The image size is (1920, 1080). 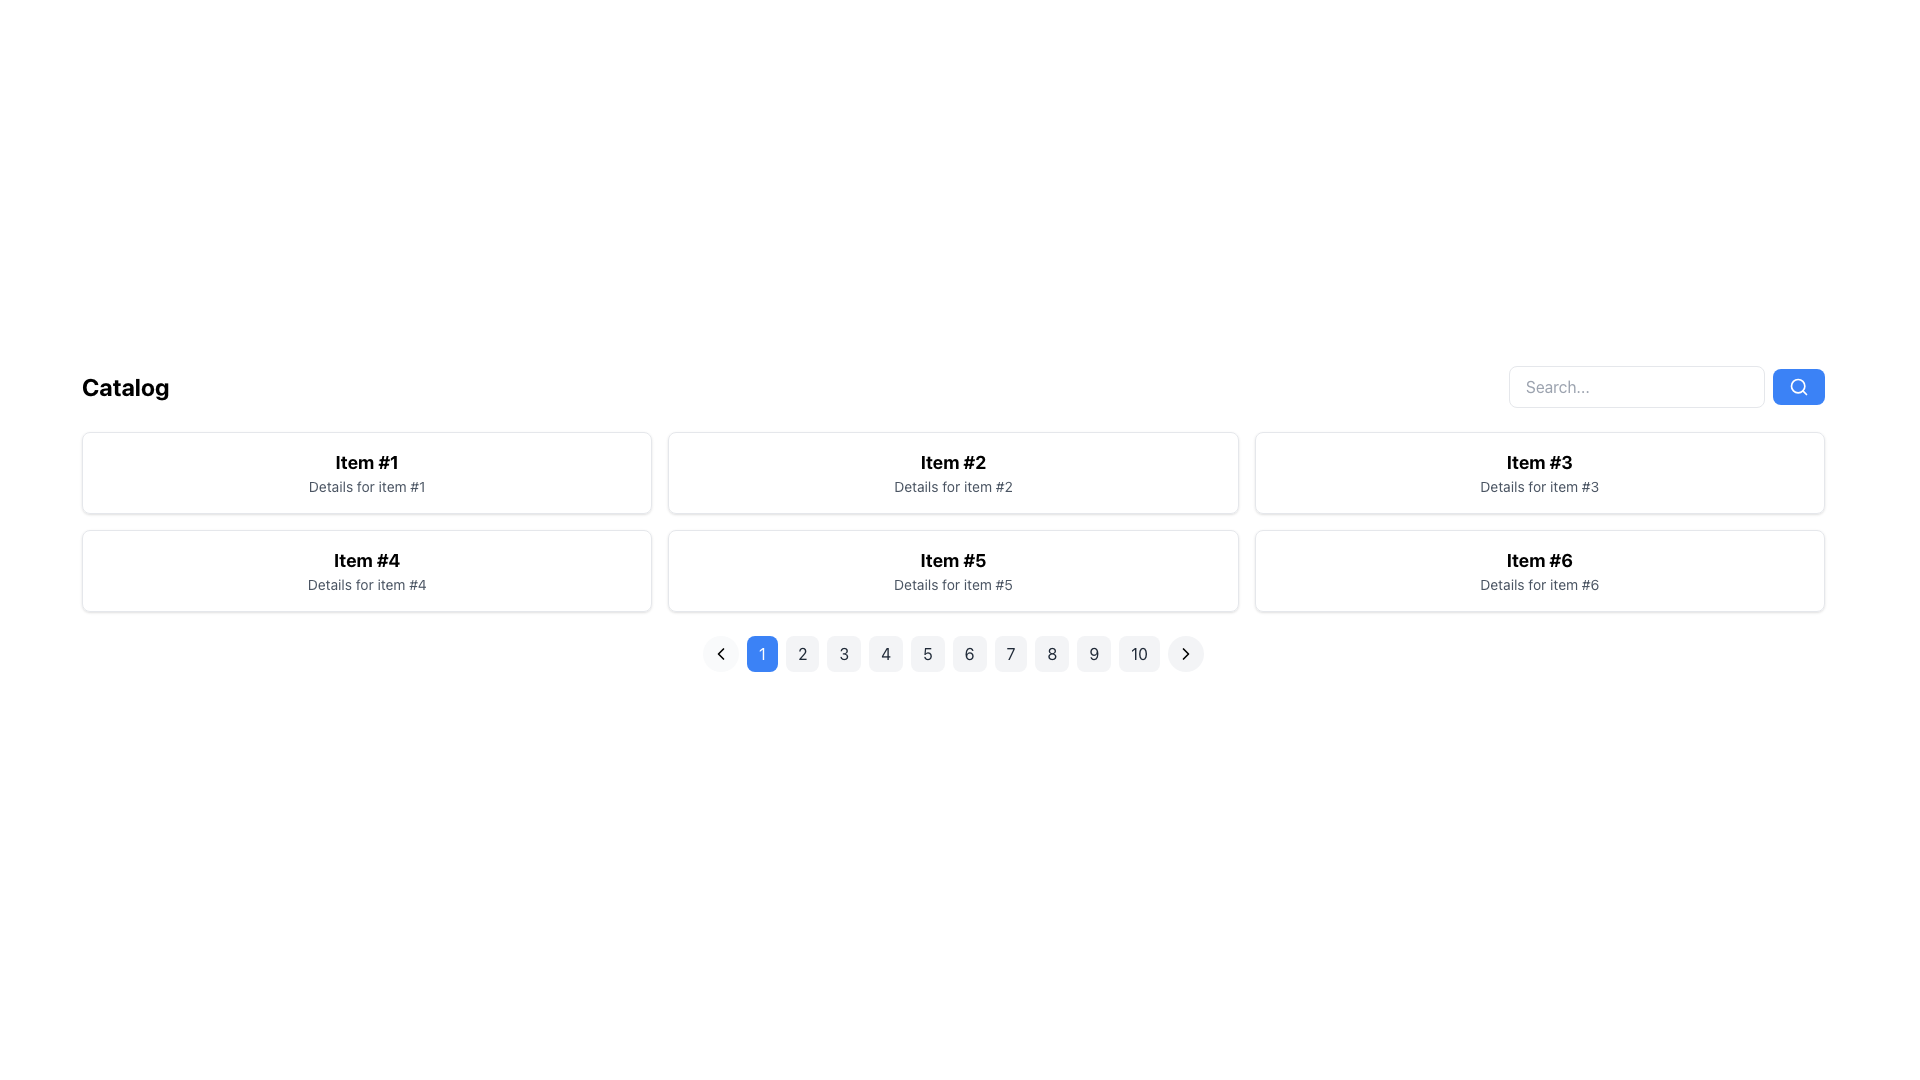 What do you see at coordinates (720, 654) in the screenshot?
I see `the leftmost pagination button with an embedded icon located at the bottom center of the interface` at bounding box center [720, 654].